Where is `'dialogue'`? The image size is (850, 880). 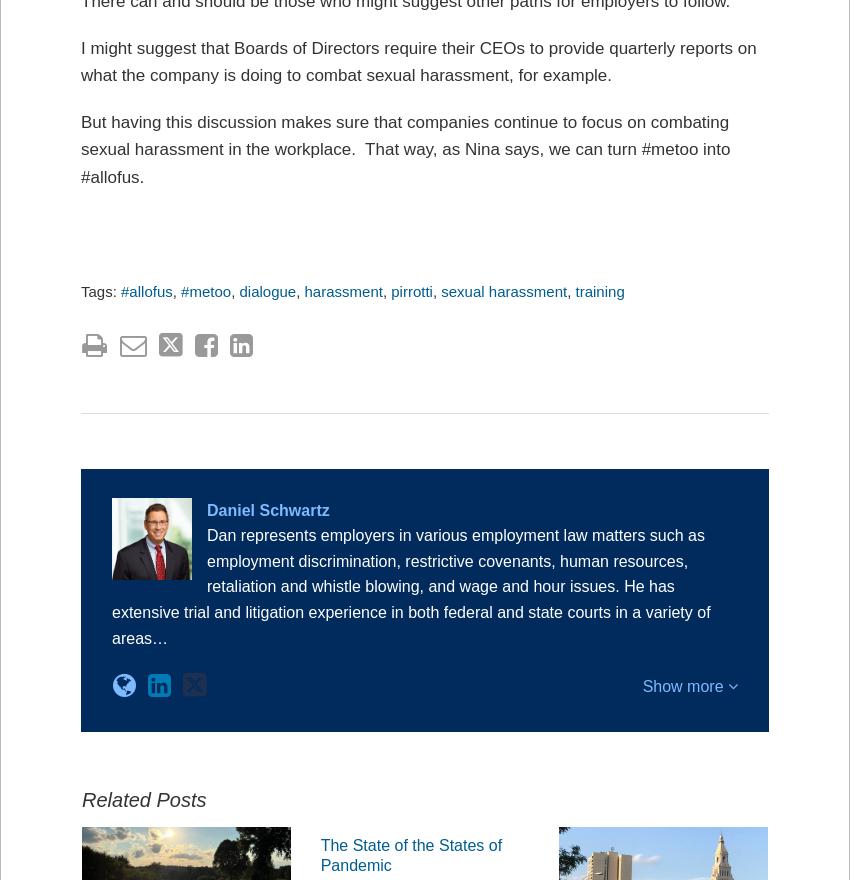
'dialogue' is located at coordinates (239, 290).